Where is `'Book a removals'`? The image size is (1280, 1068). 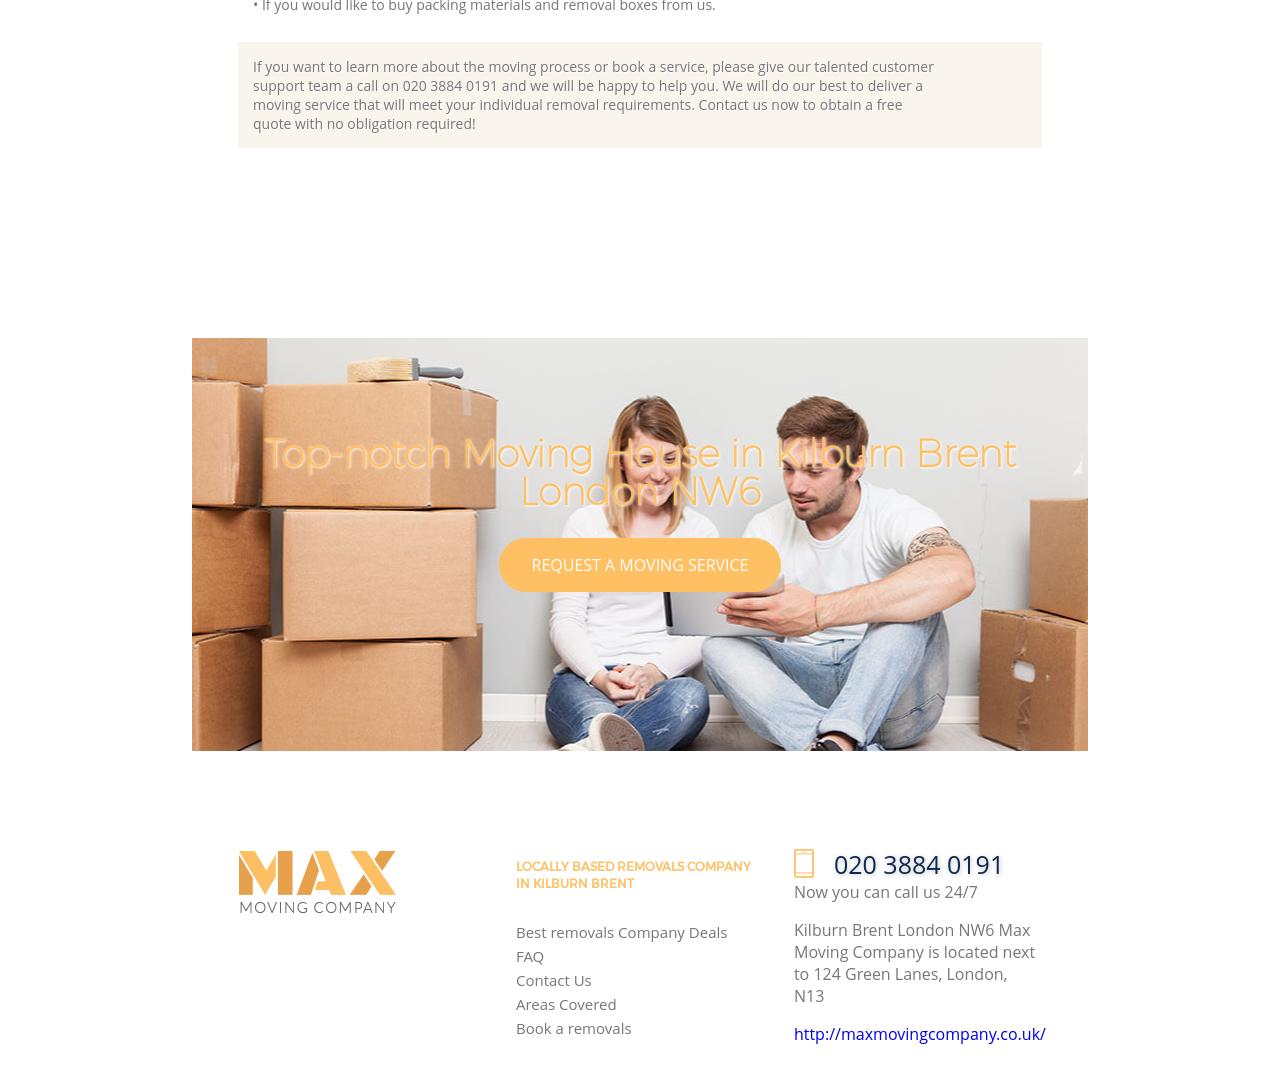
'Book a removals' is located at coordinates (572, 1027).